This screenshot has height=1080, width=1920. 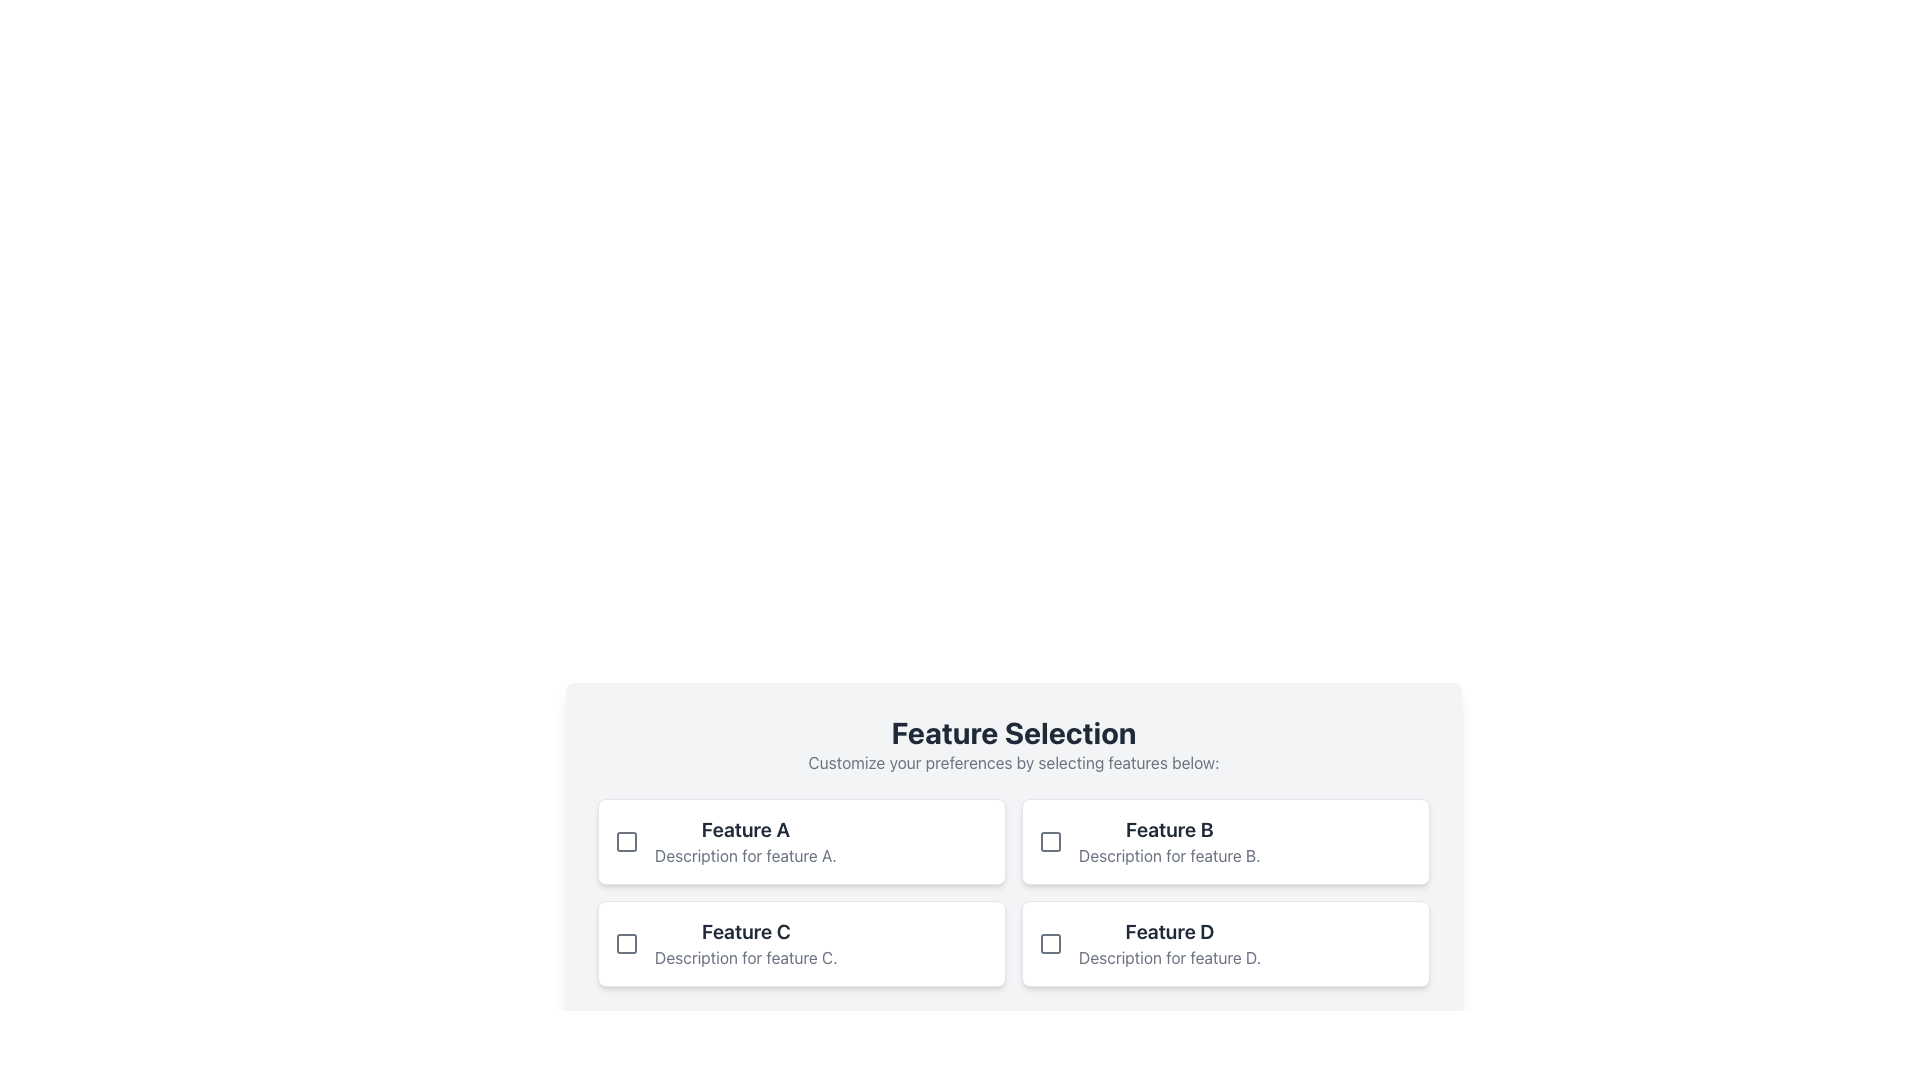 I want to click on the Text Label located in the bottom right card under the 'Feature Selection' section, which serves as the title for the feature and is positioned above its description text and next to a checkbox, so click(x=1170, y=932).